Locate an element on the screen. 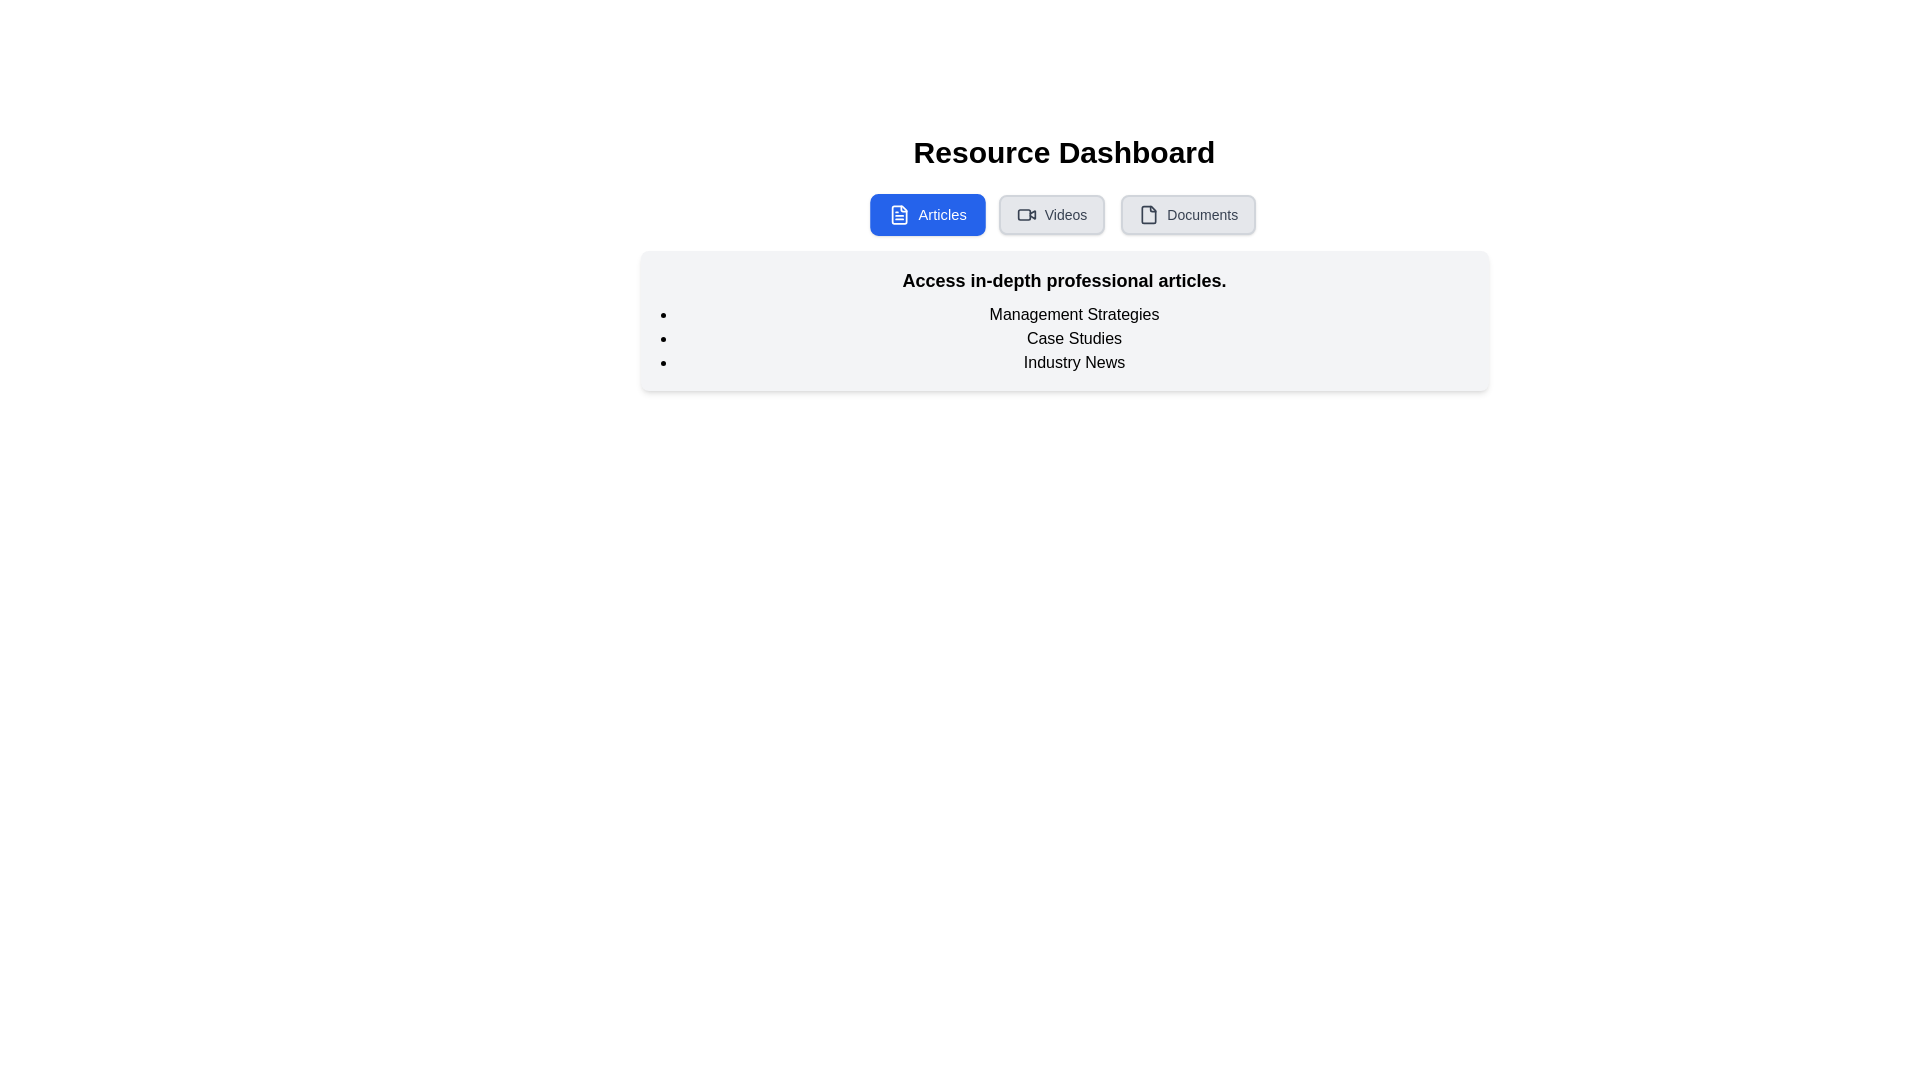 This screenshot has height=1080, width=1920. the 'Documents' tab button located at the far right of the tab list is located at coordinates (1188, 215).